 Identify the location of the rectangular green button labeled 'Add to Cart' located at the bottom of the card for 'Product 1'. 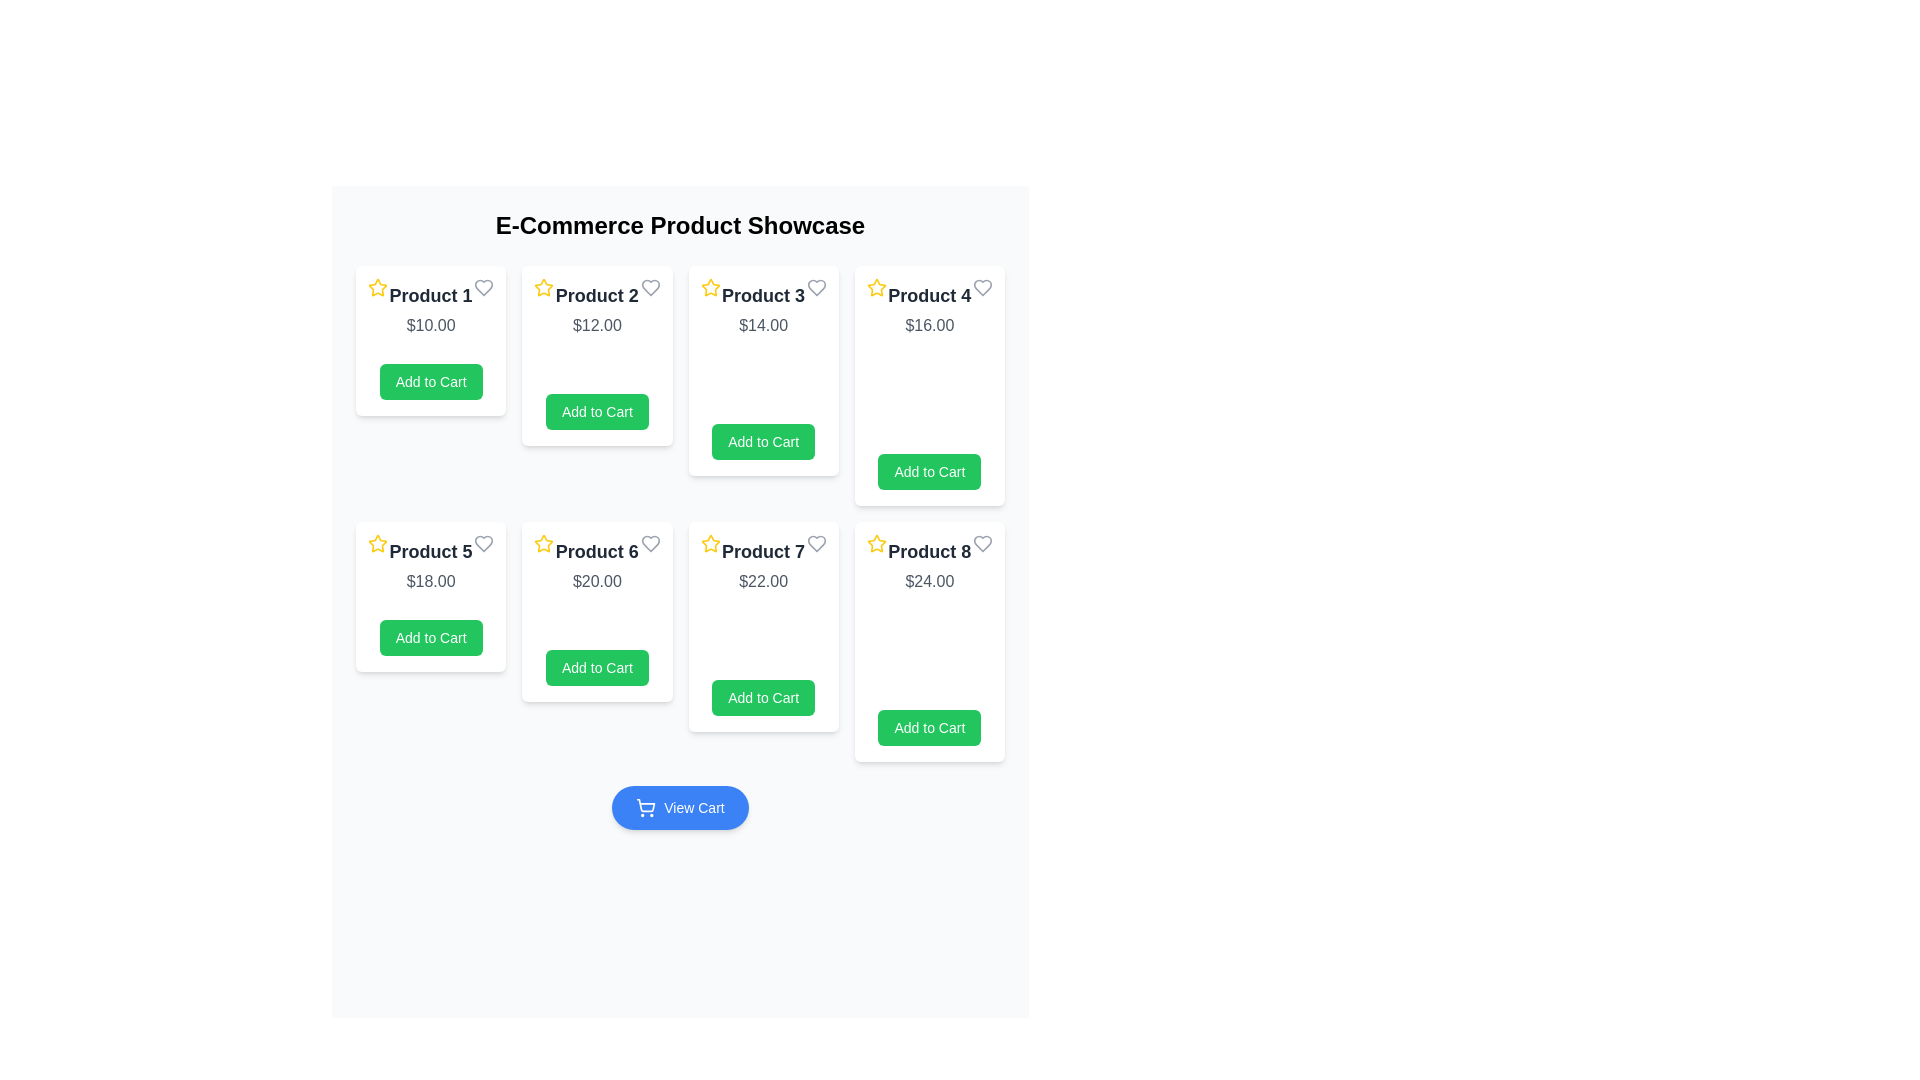
(430, 381).